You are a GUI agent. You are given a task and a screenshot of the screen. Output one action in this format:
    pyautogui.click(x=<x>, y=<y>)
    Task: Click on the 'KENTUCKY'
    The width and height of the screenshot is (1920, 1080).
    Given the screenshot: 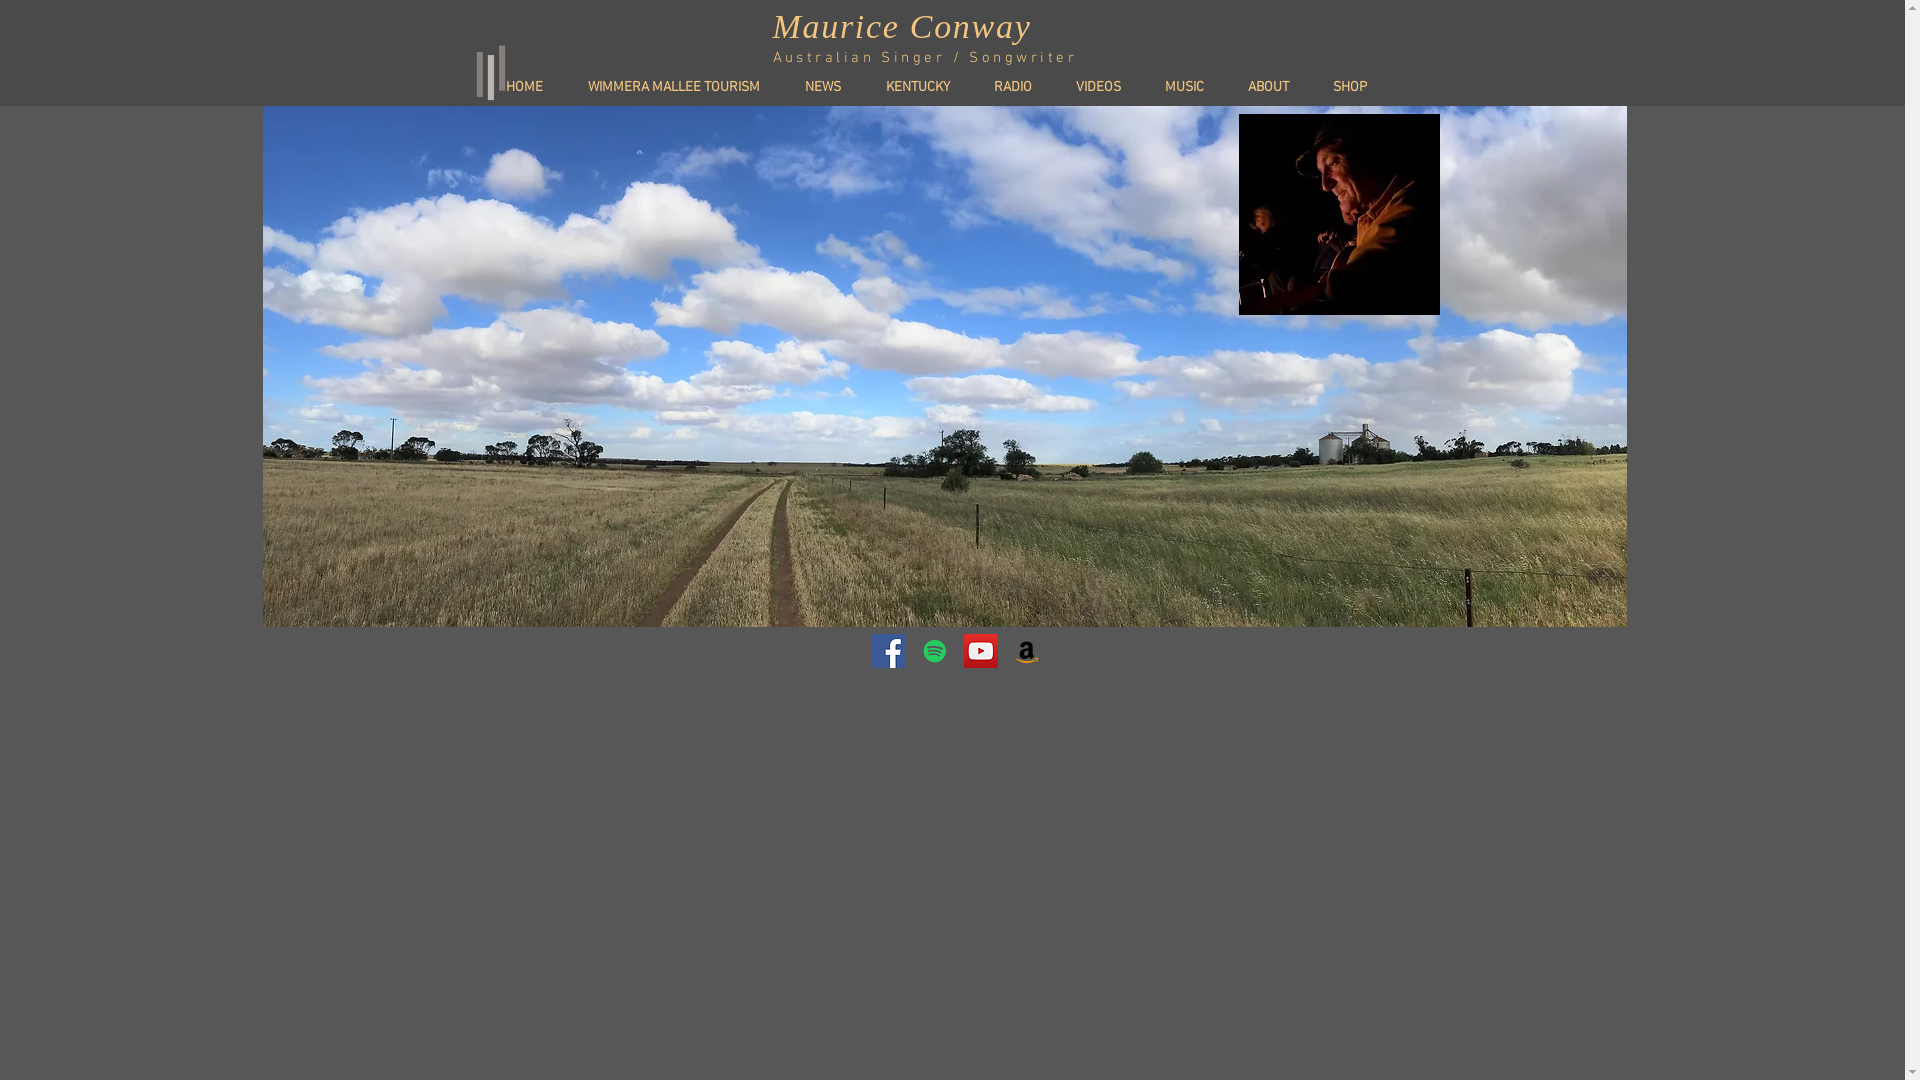 What is the action you would take?
    pyautogui.click(x=925, y=87)
    